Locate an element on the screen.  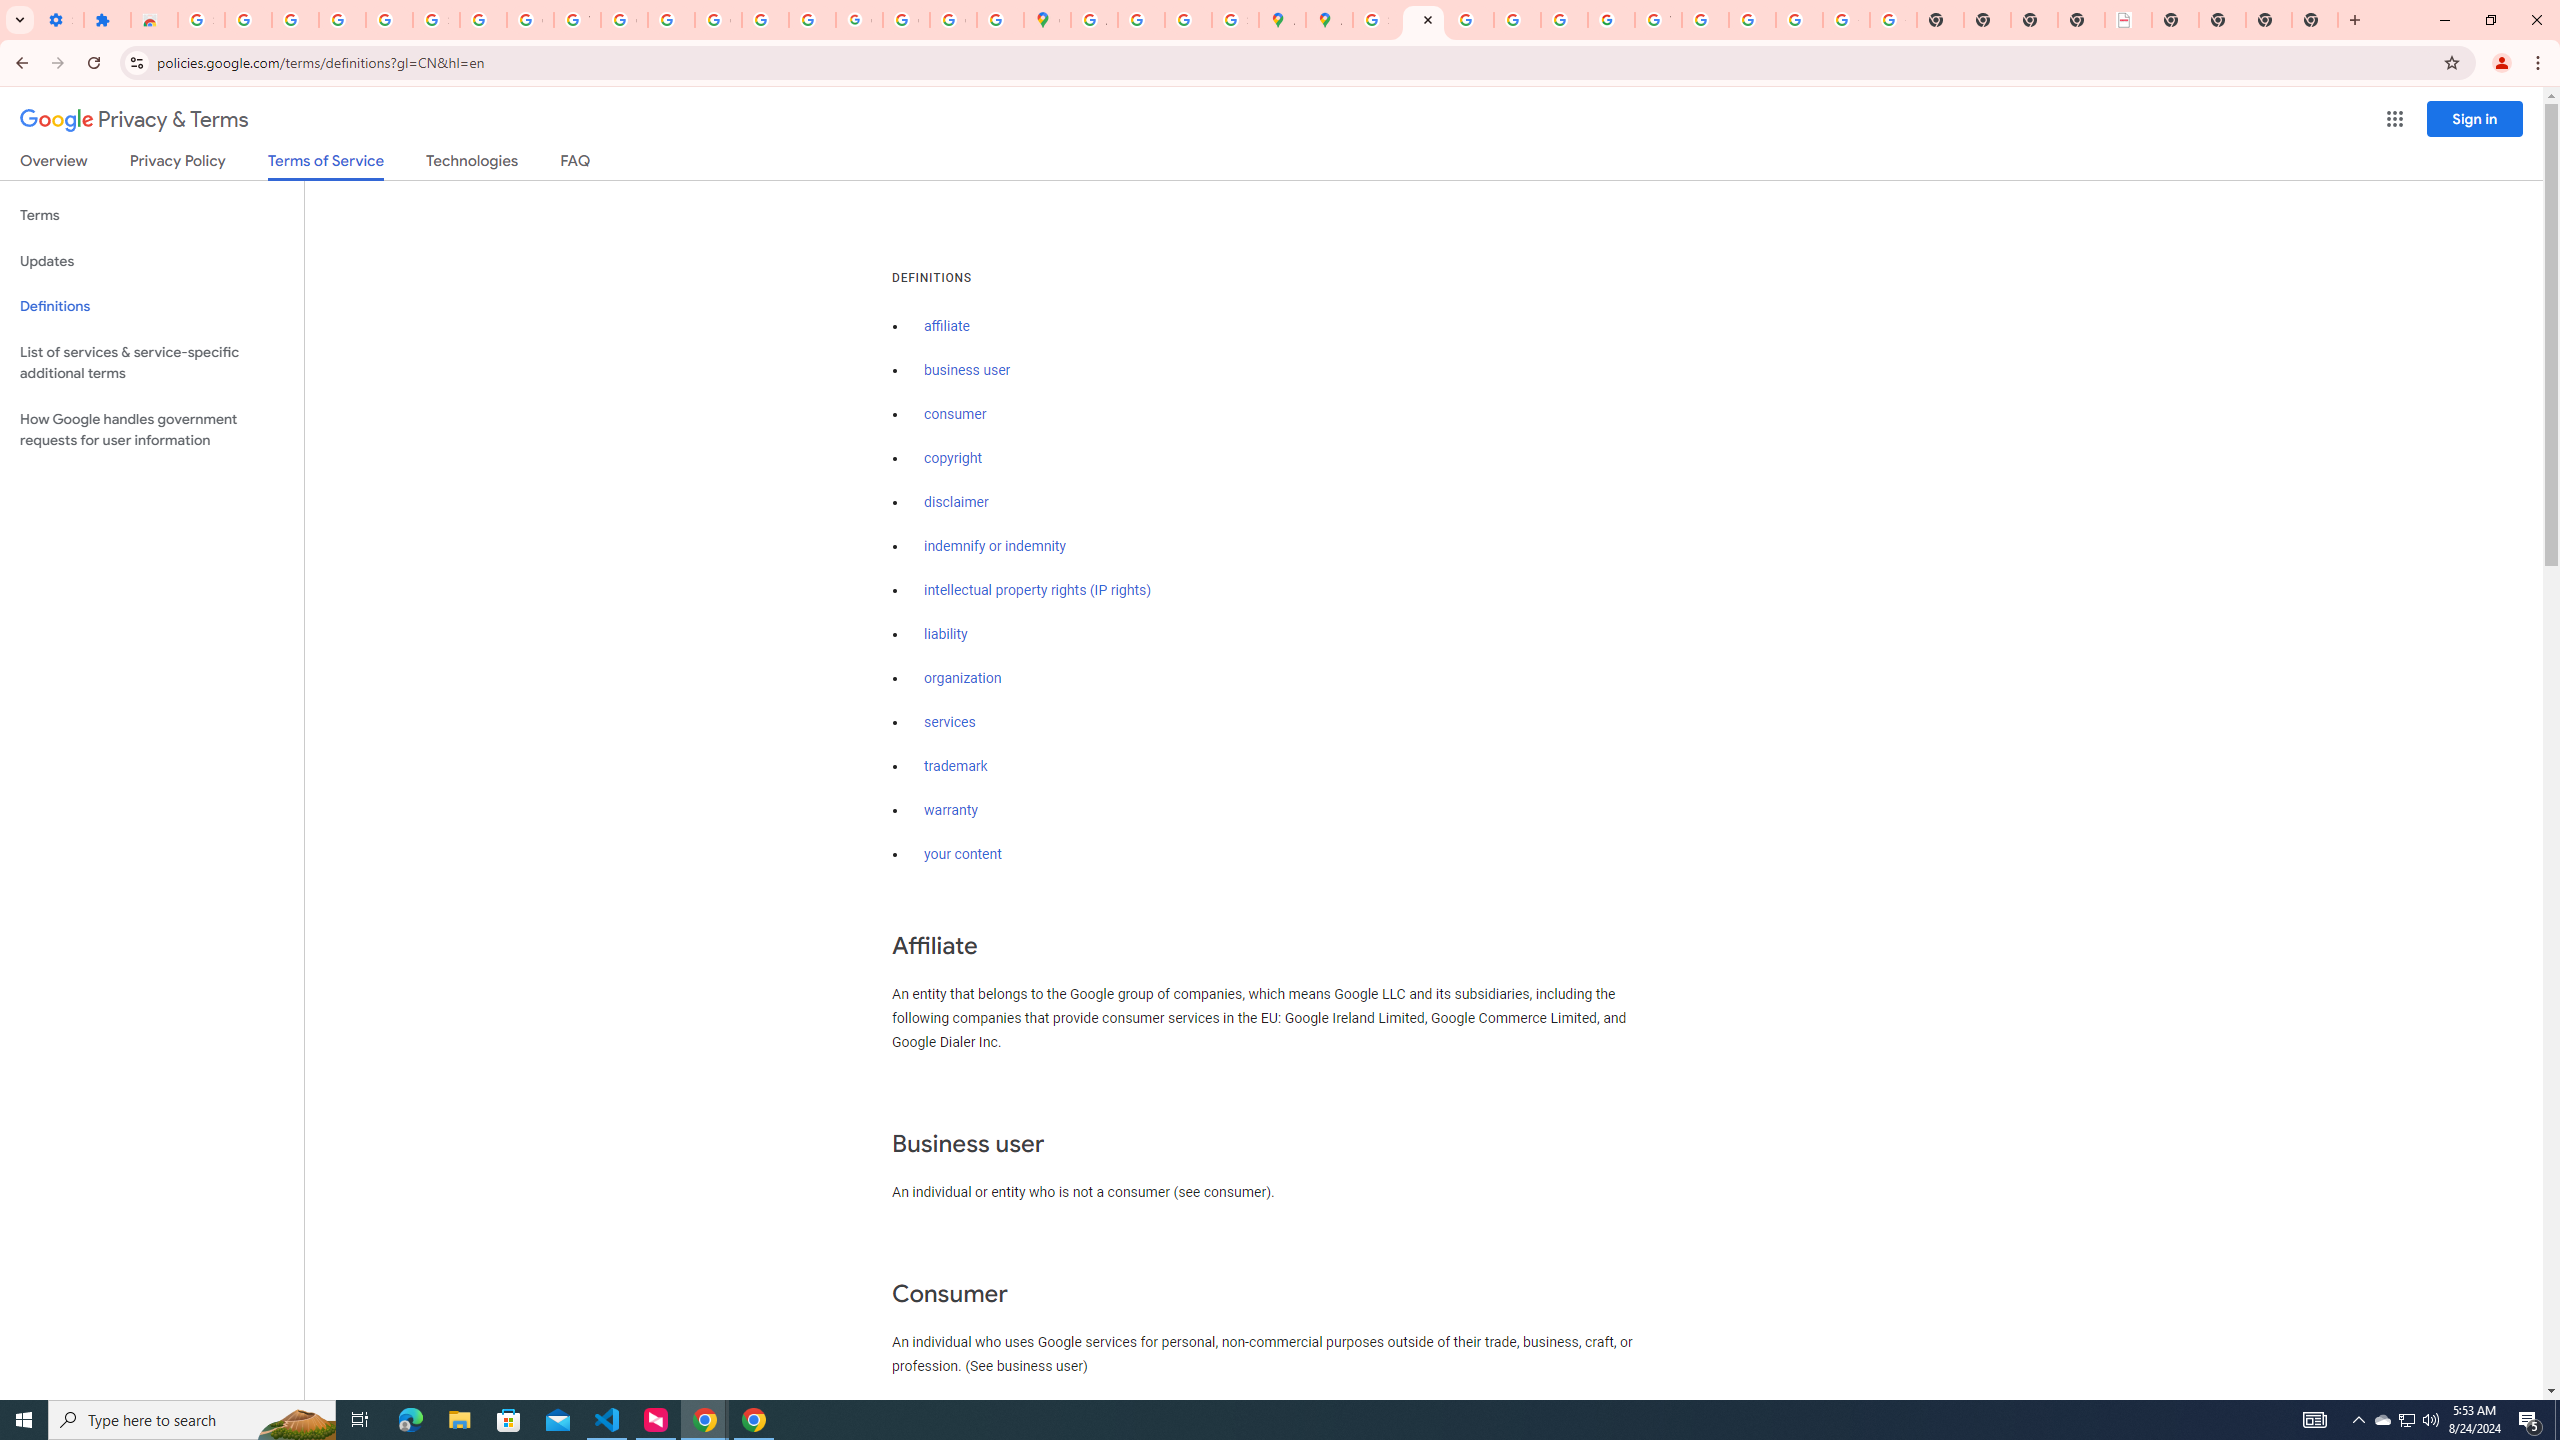
'your content' is located at coordinates (962, 854).